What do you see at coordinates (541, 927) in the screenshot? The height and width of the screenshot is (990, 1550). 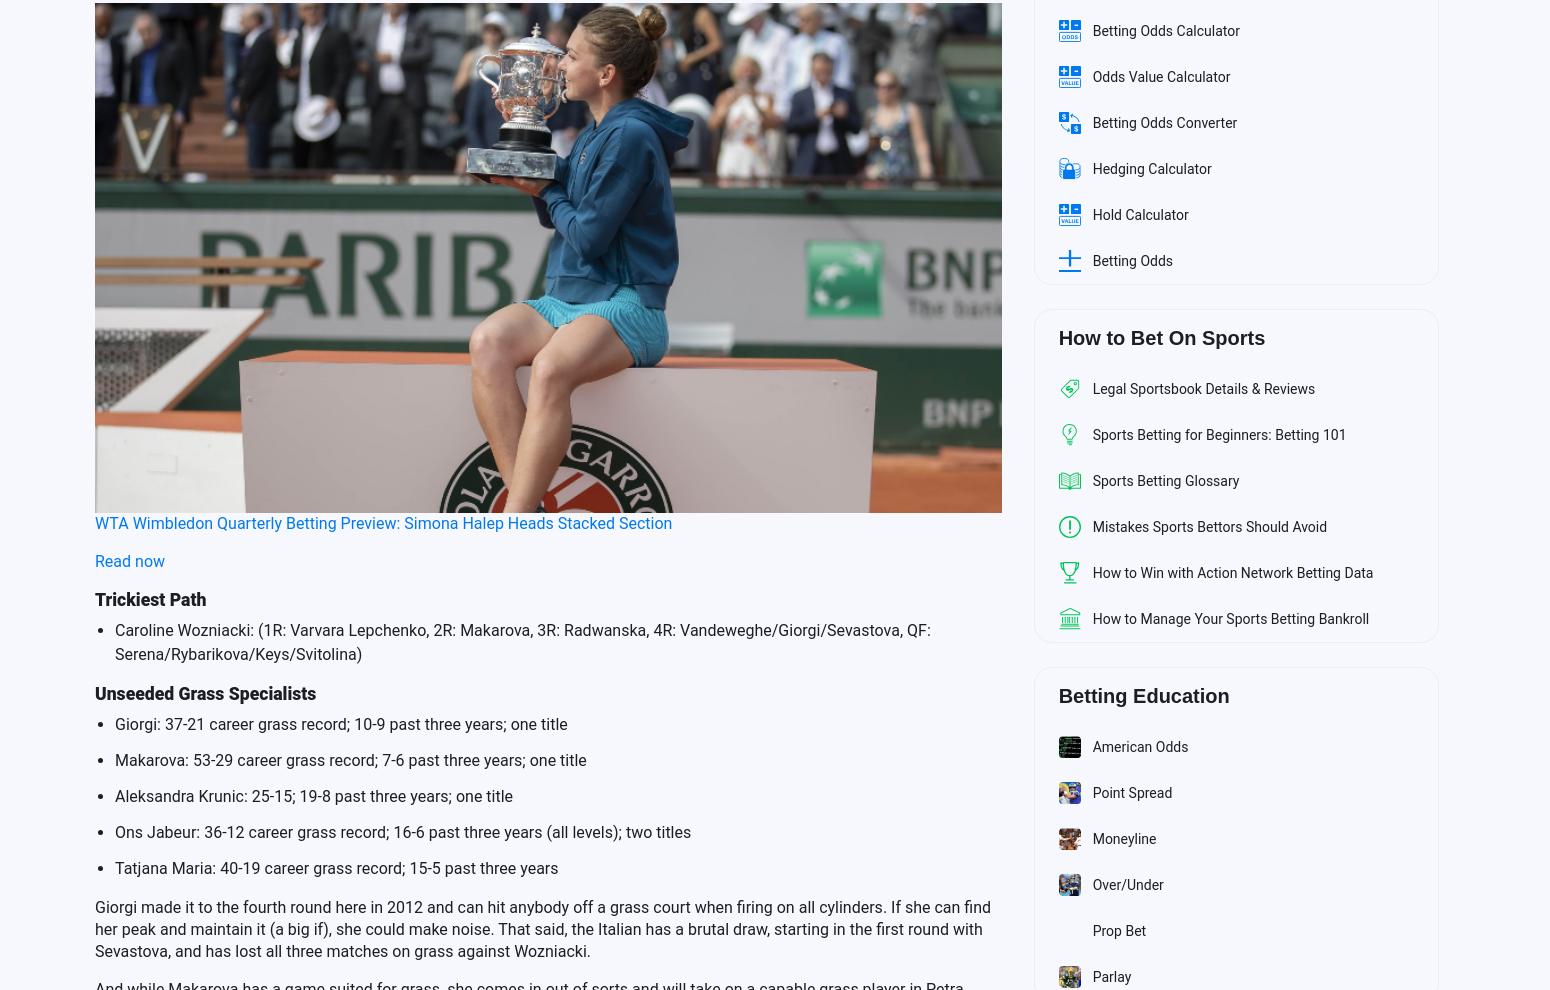 I see `'Giorgi made it to the fourth round here in 2012 and can hit anybody off a grass court when firing on all cylinders. If she can find her peak and maintain it (a big if), she could make noise. That said, the Italian has a brutal draw, starting in the first round with Sevastova, and has lost all three matches on grass against Wozniacki.'` at bounding box center [541, 927].